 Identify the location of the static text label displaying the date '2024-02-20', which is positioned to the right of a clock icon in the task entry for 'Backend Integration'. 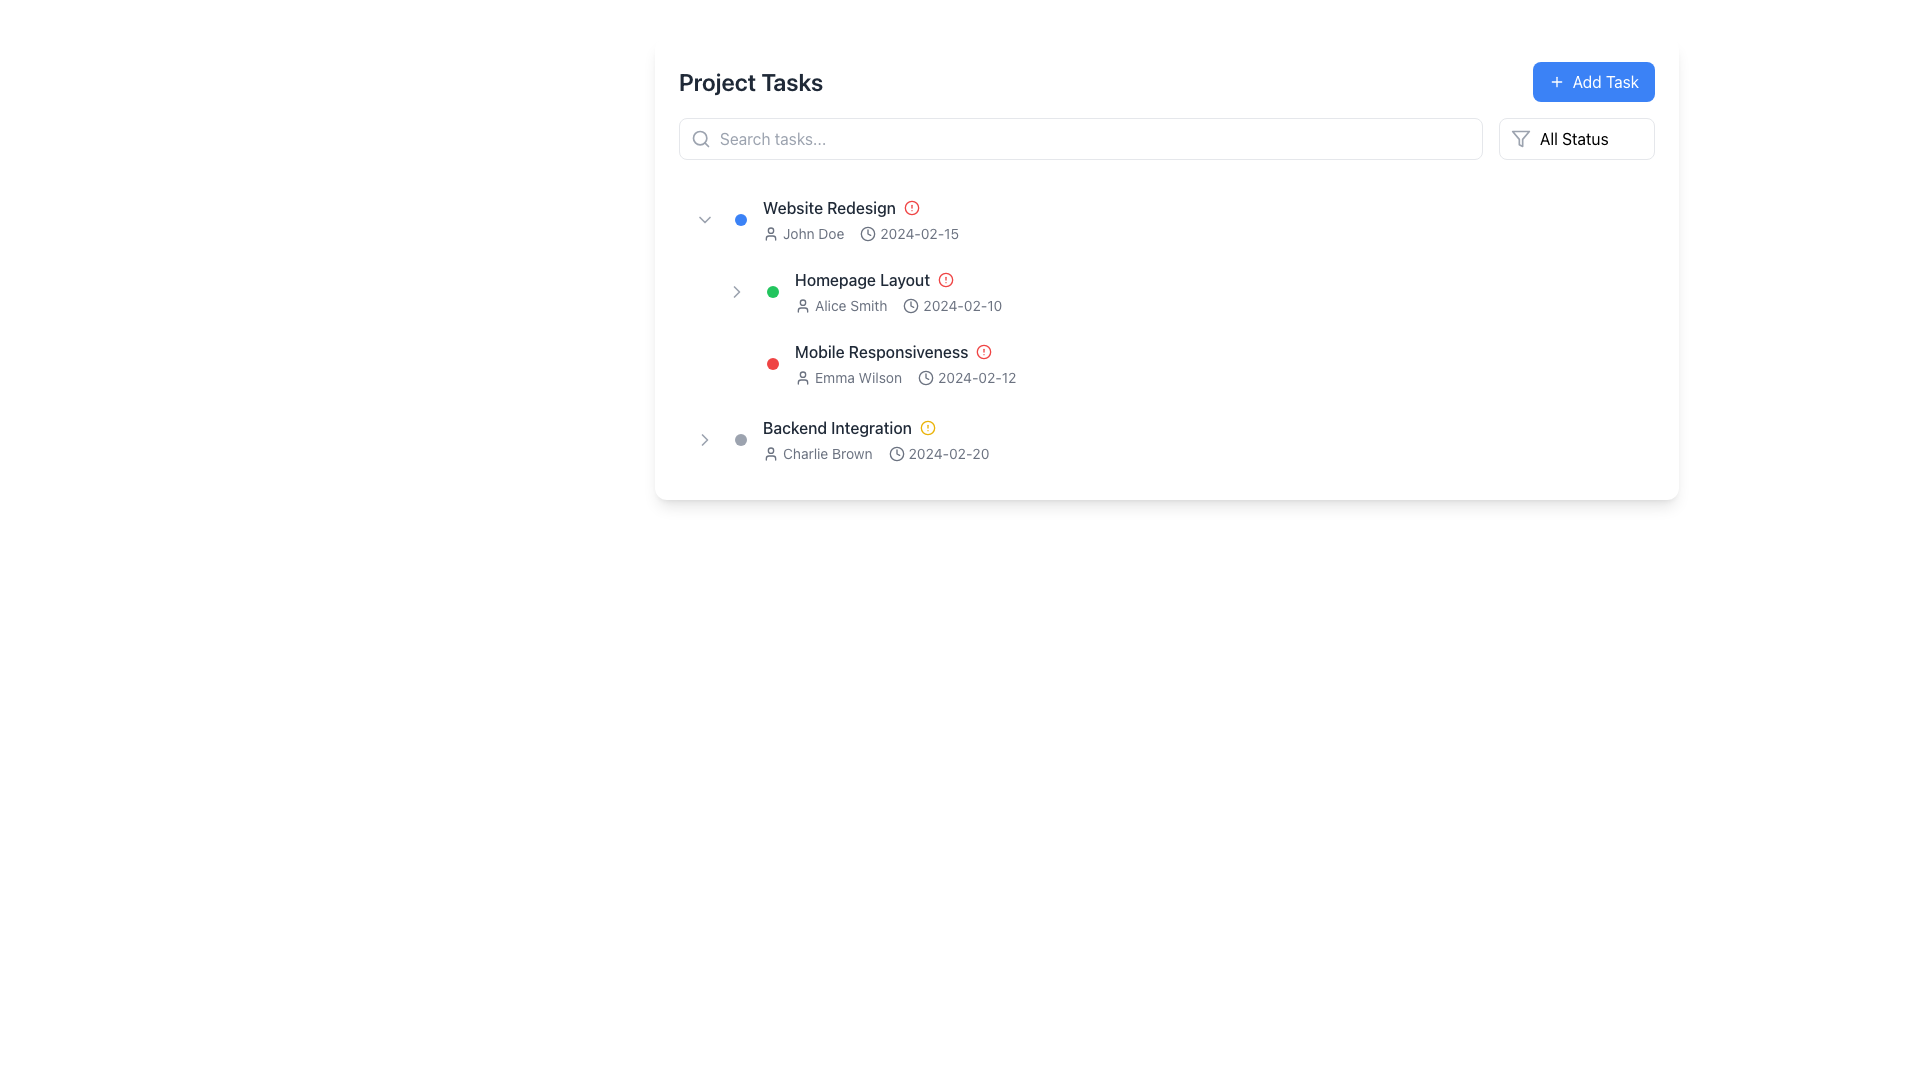
(948, 454).